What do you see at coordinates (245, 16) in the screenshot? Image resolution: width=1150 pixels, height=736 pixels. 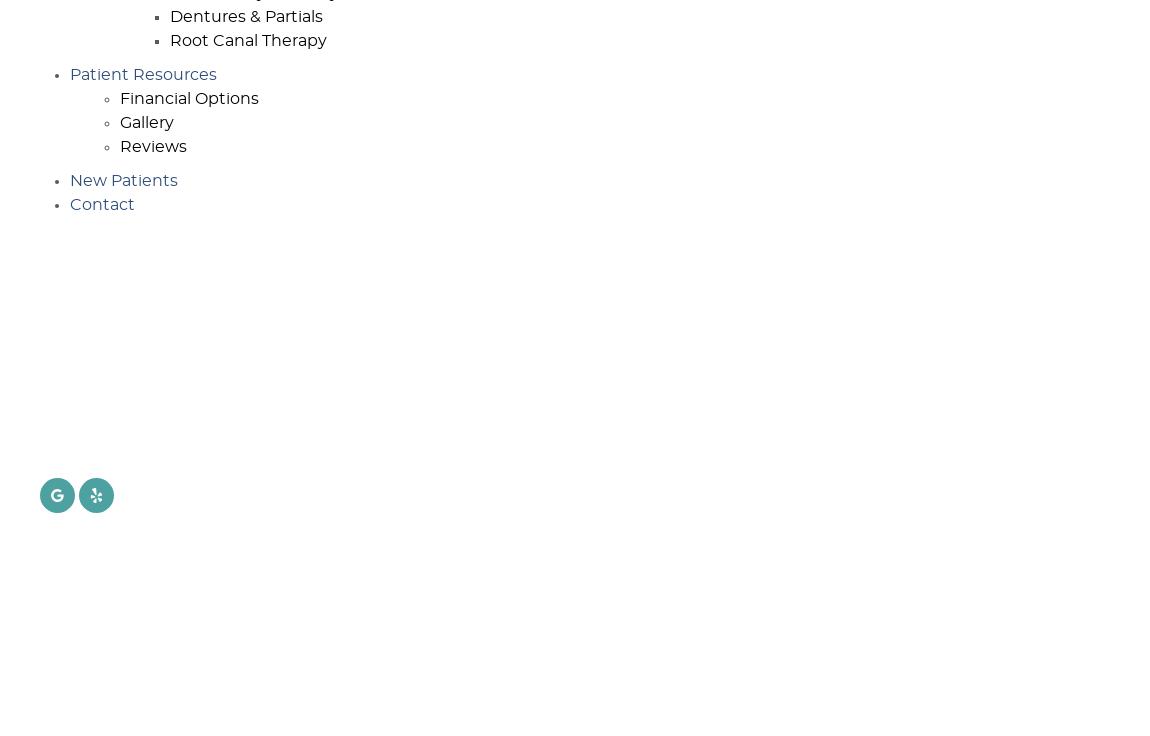 I see `'Dentures & Partials'` at bounding box center [245, 16].